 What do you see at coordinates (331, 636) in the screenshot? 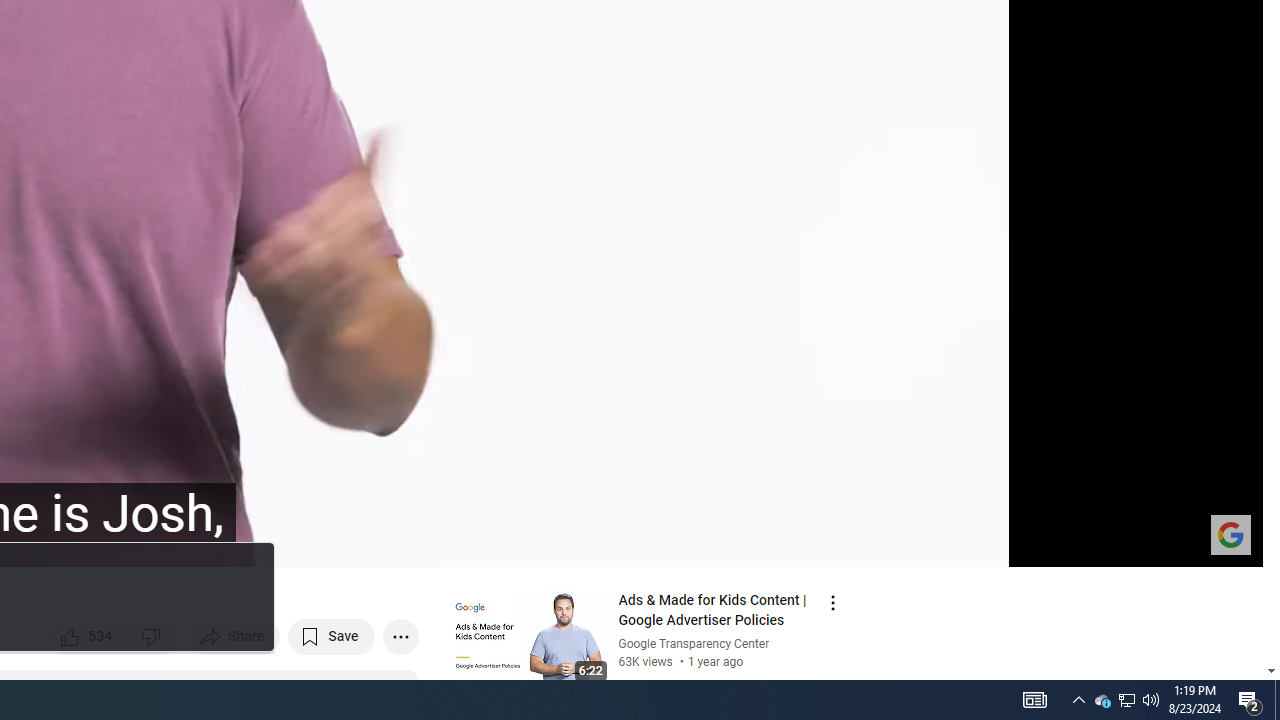
I see `'Save to playlist'` at bounding box center [331, 636].